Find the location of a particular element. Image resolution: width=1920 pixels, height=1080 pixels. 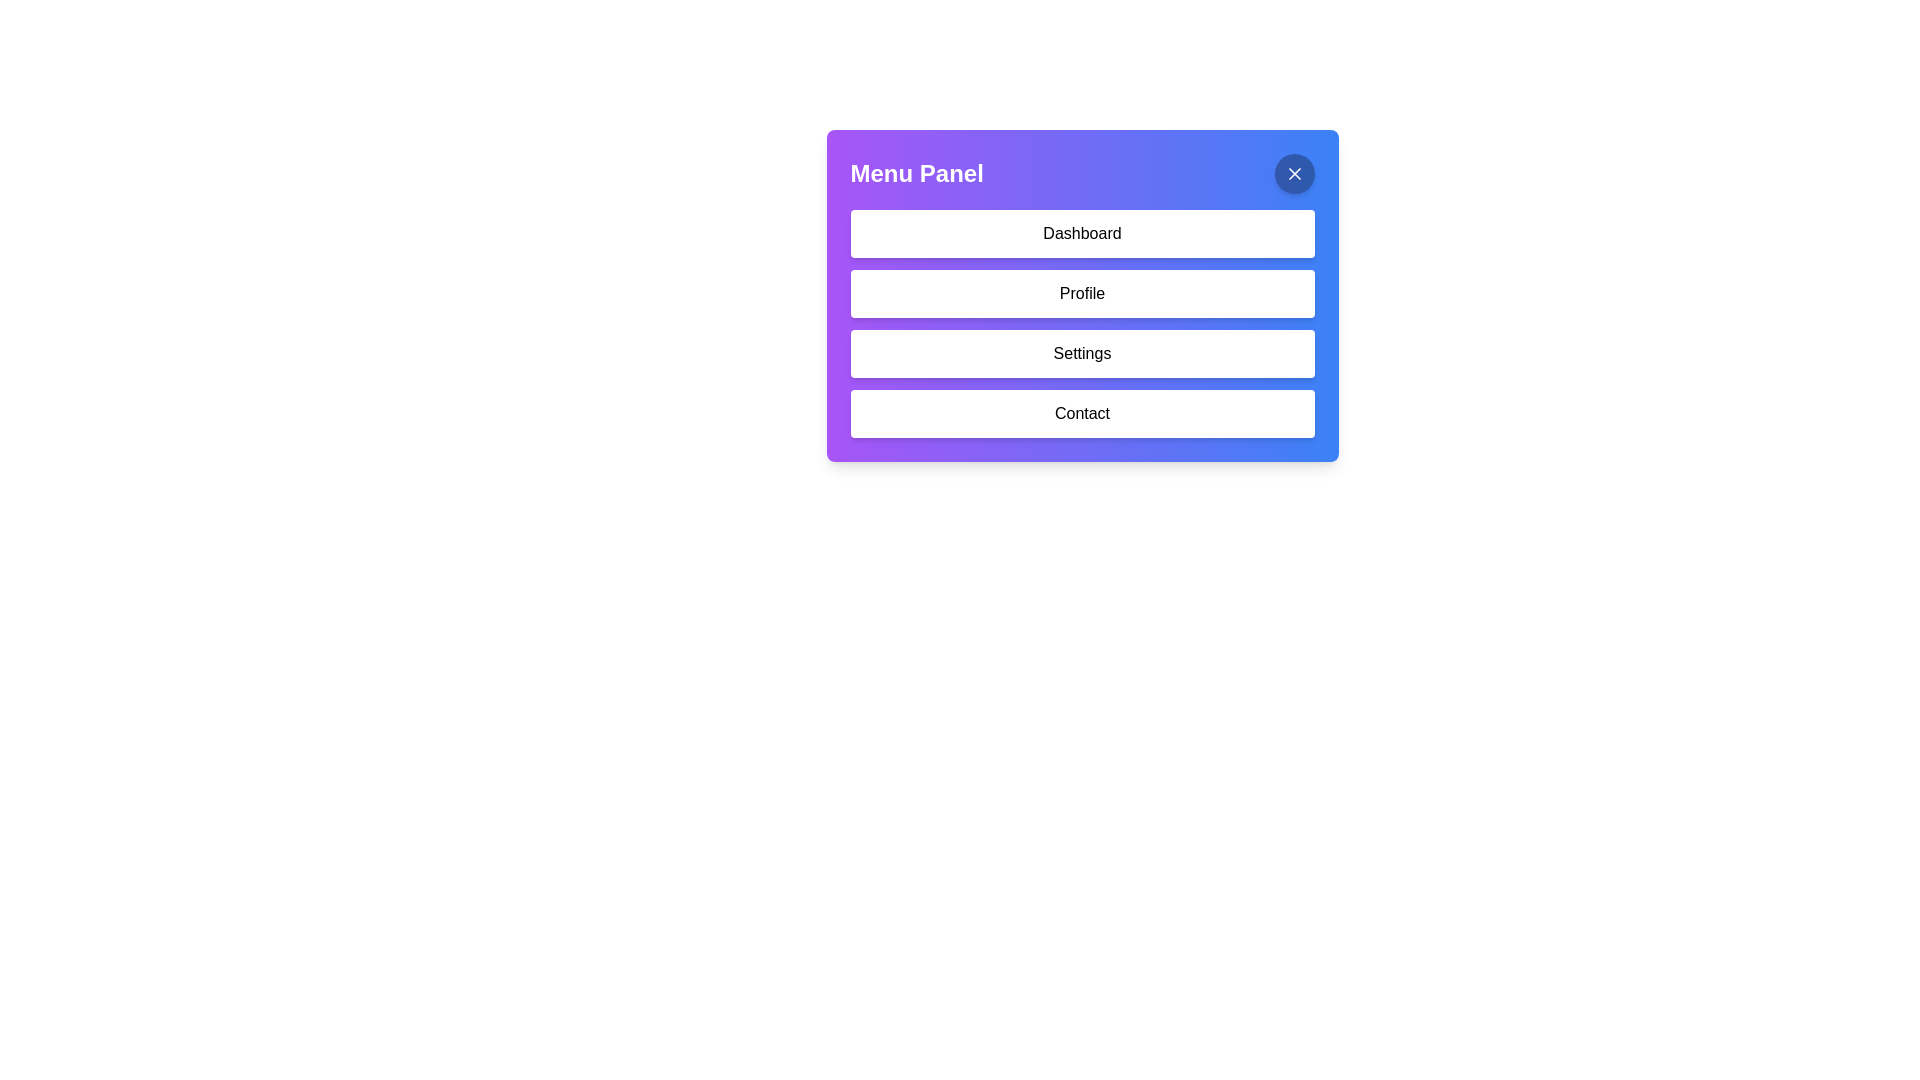

the 'Contact' button located at the bottom of the button group in the 'Menu Panel' is located at coordinates (1081, 412).